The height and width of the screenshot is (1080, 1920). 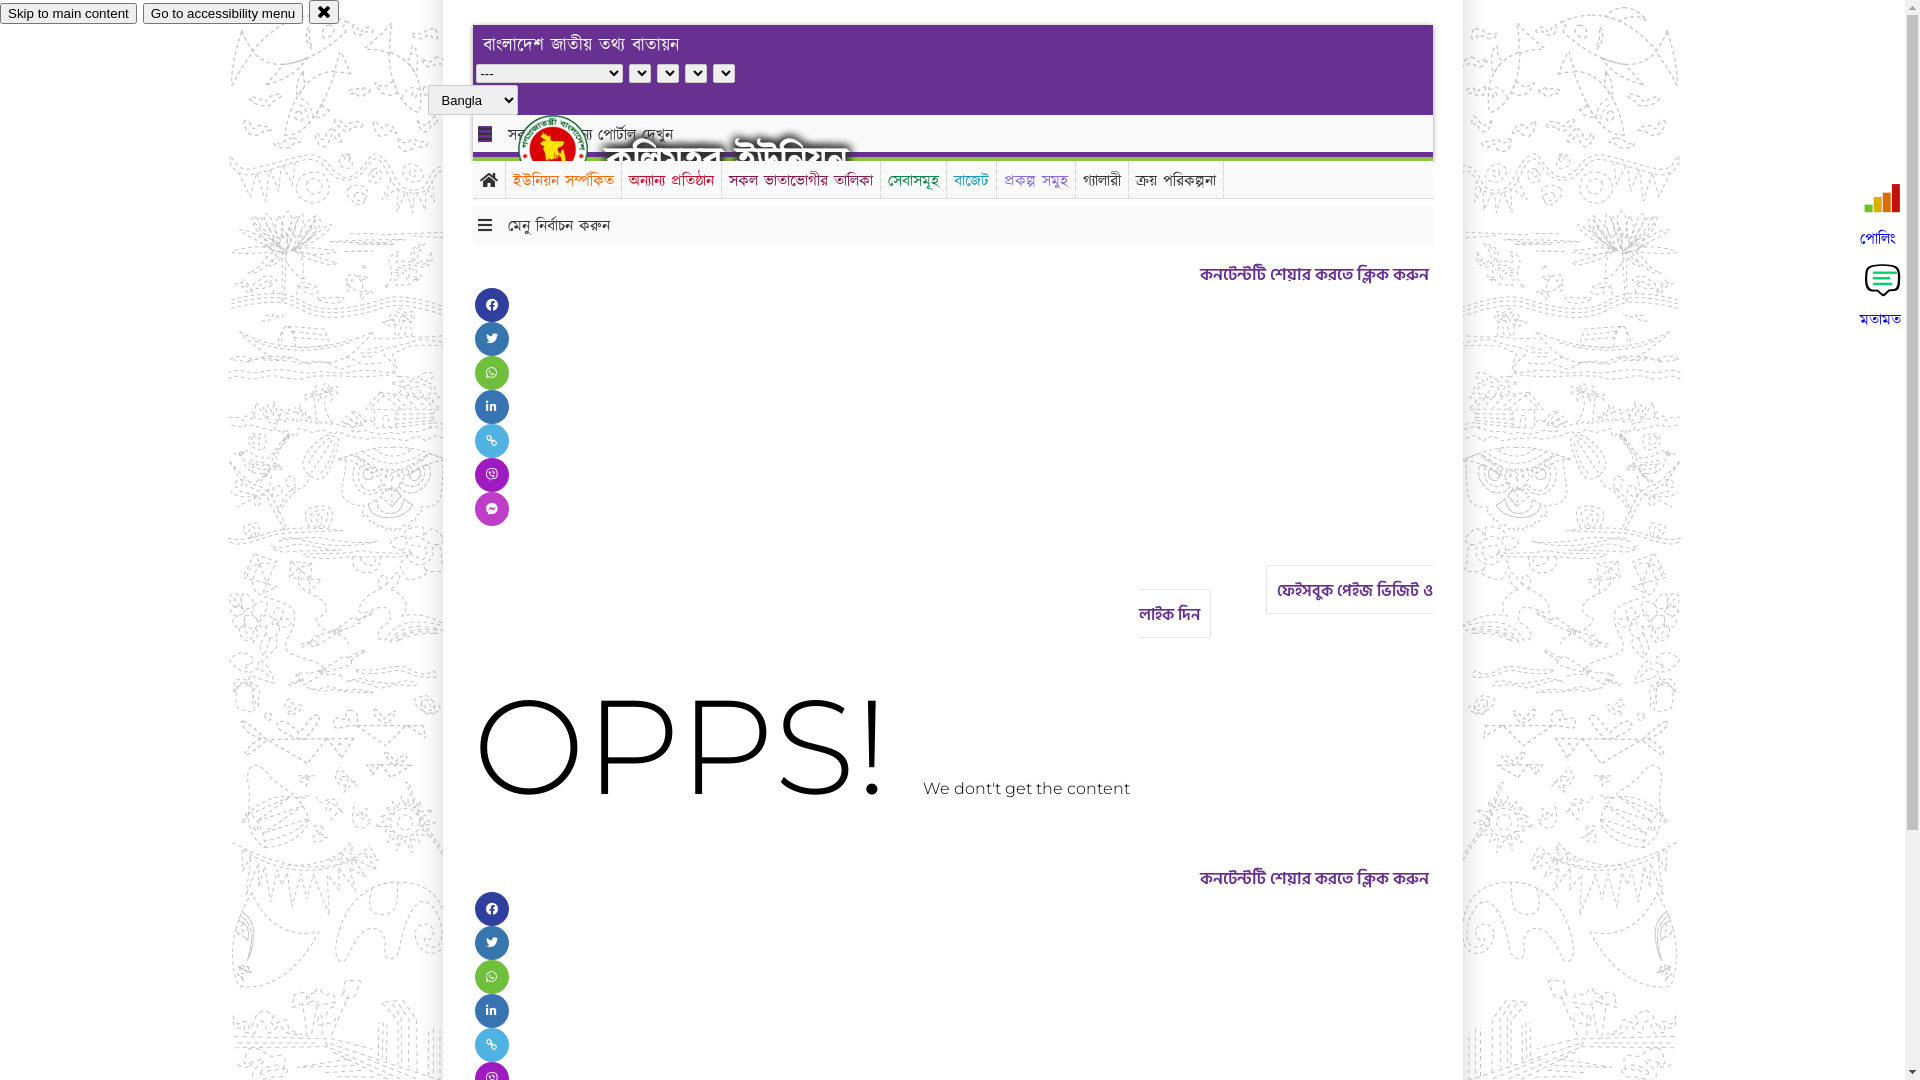 What do you see at coordinates (569, 148) in the screenshot?
I see `'` at bounding box center [569, 148].